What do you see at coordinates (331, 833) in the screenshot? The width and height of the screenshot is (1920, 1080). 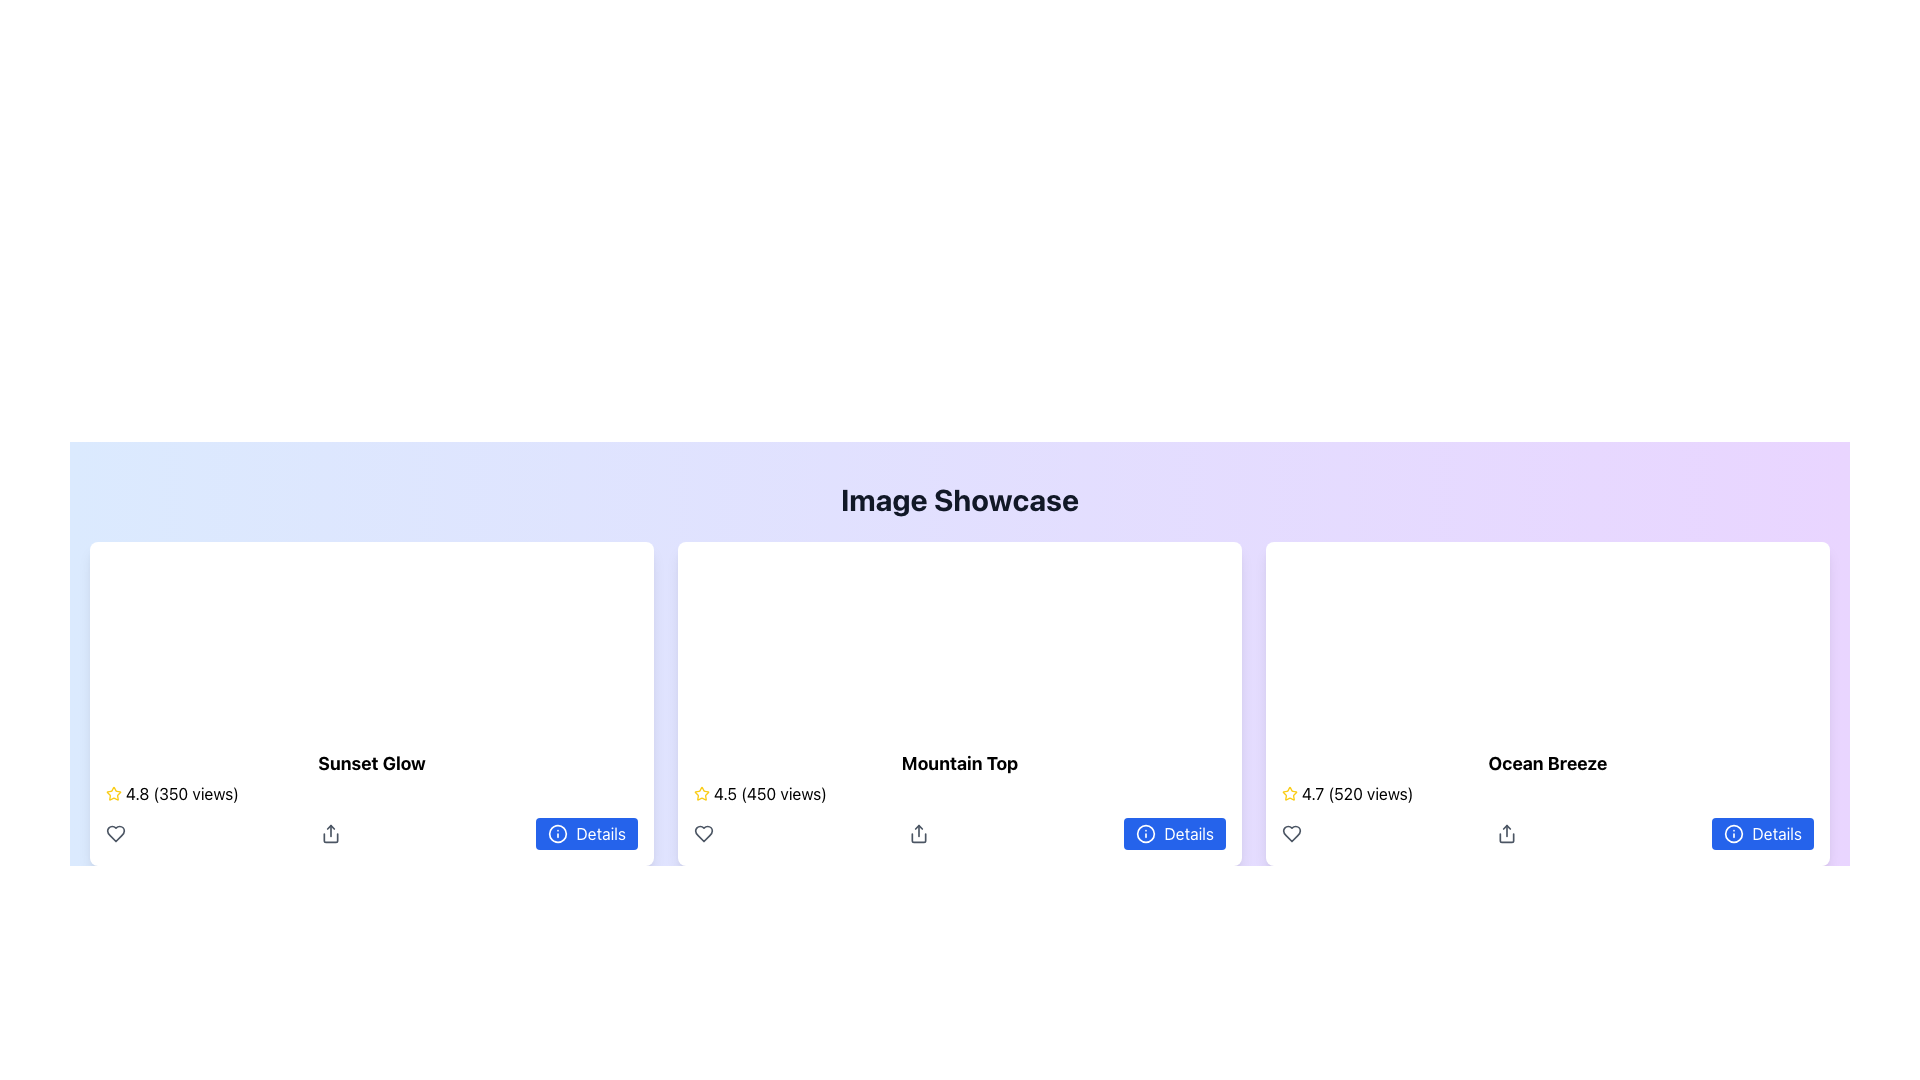 I see `the upward arrow share icon located below the 'Sunset Glow' text in the leftmost card of the 'Image Showcase' section` at bounding box center [331, 833].